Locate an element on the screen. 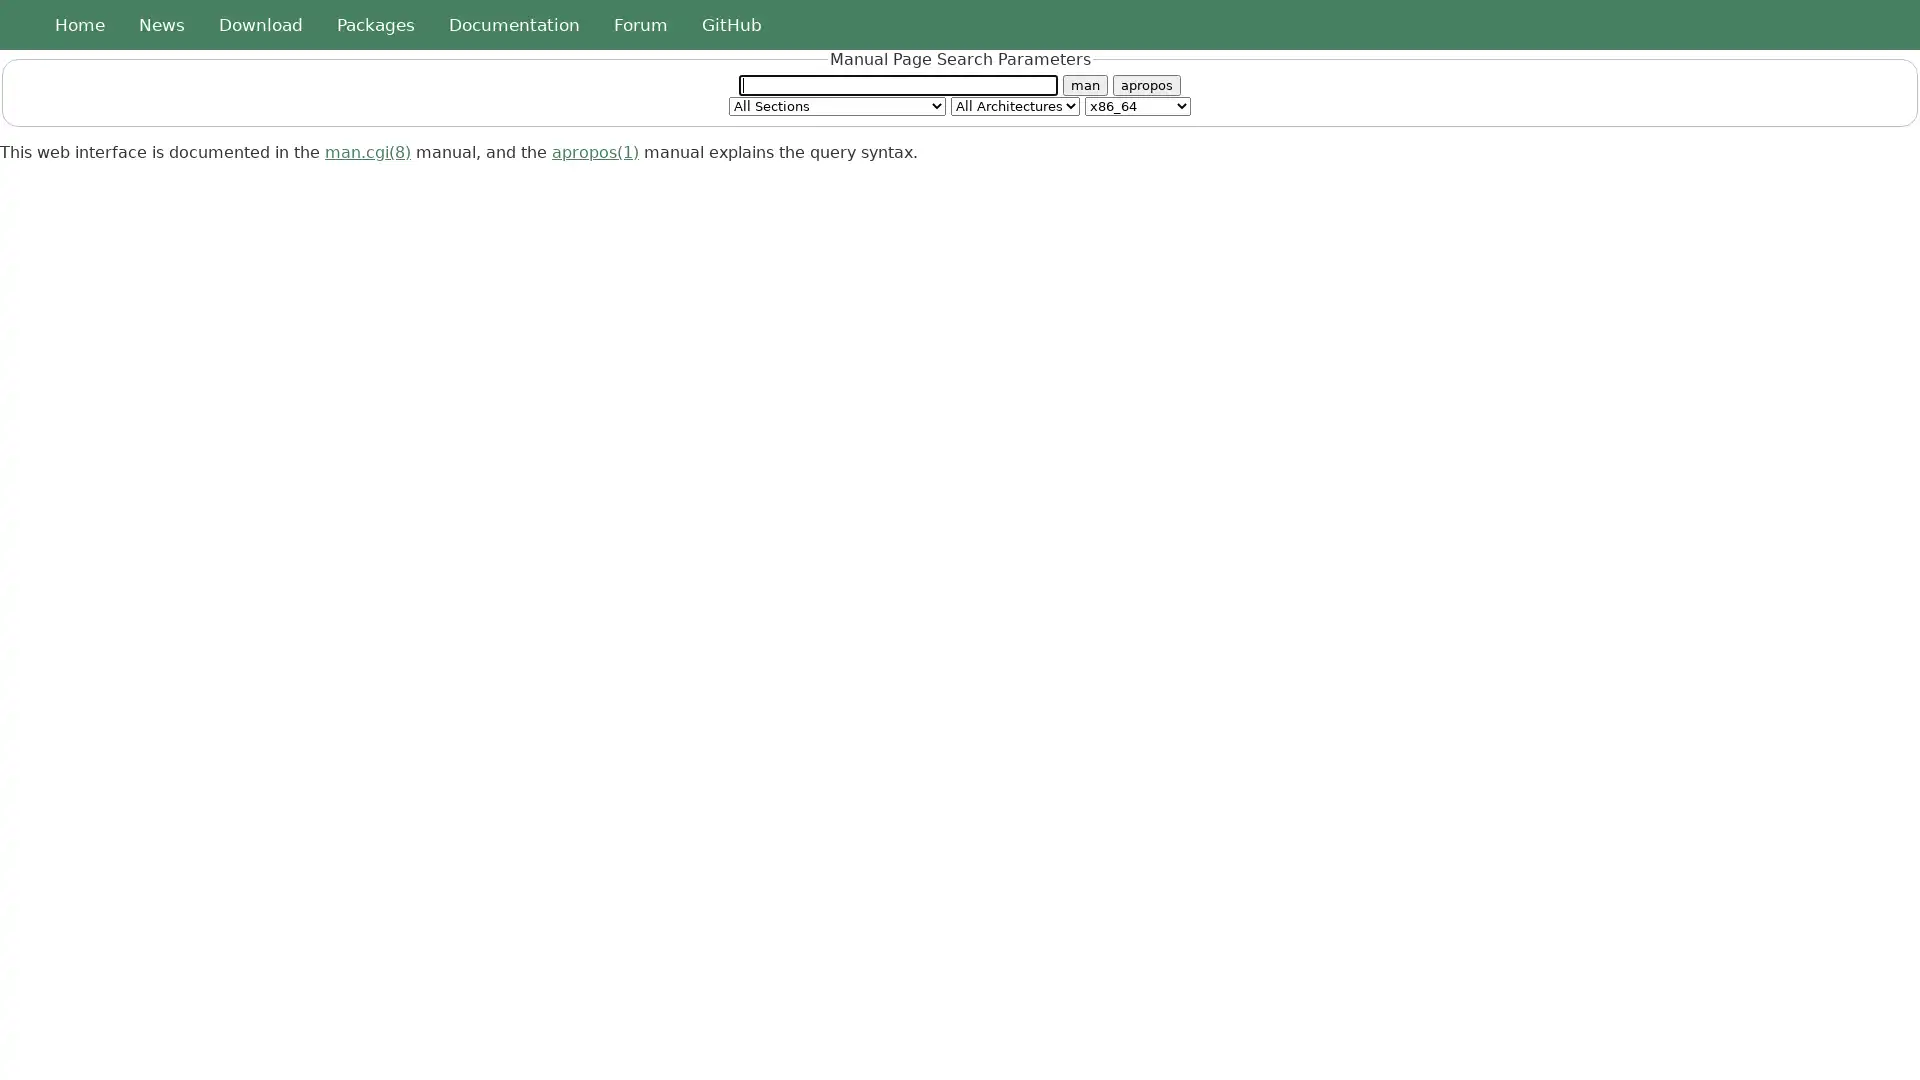 This screenshot has height=1080, width=1920. apropos is located at coordinates (1147, 83).